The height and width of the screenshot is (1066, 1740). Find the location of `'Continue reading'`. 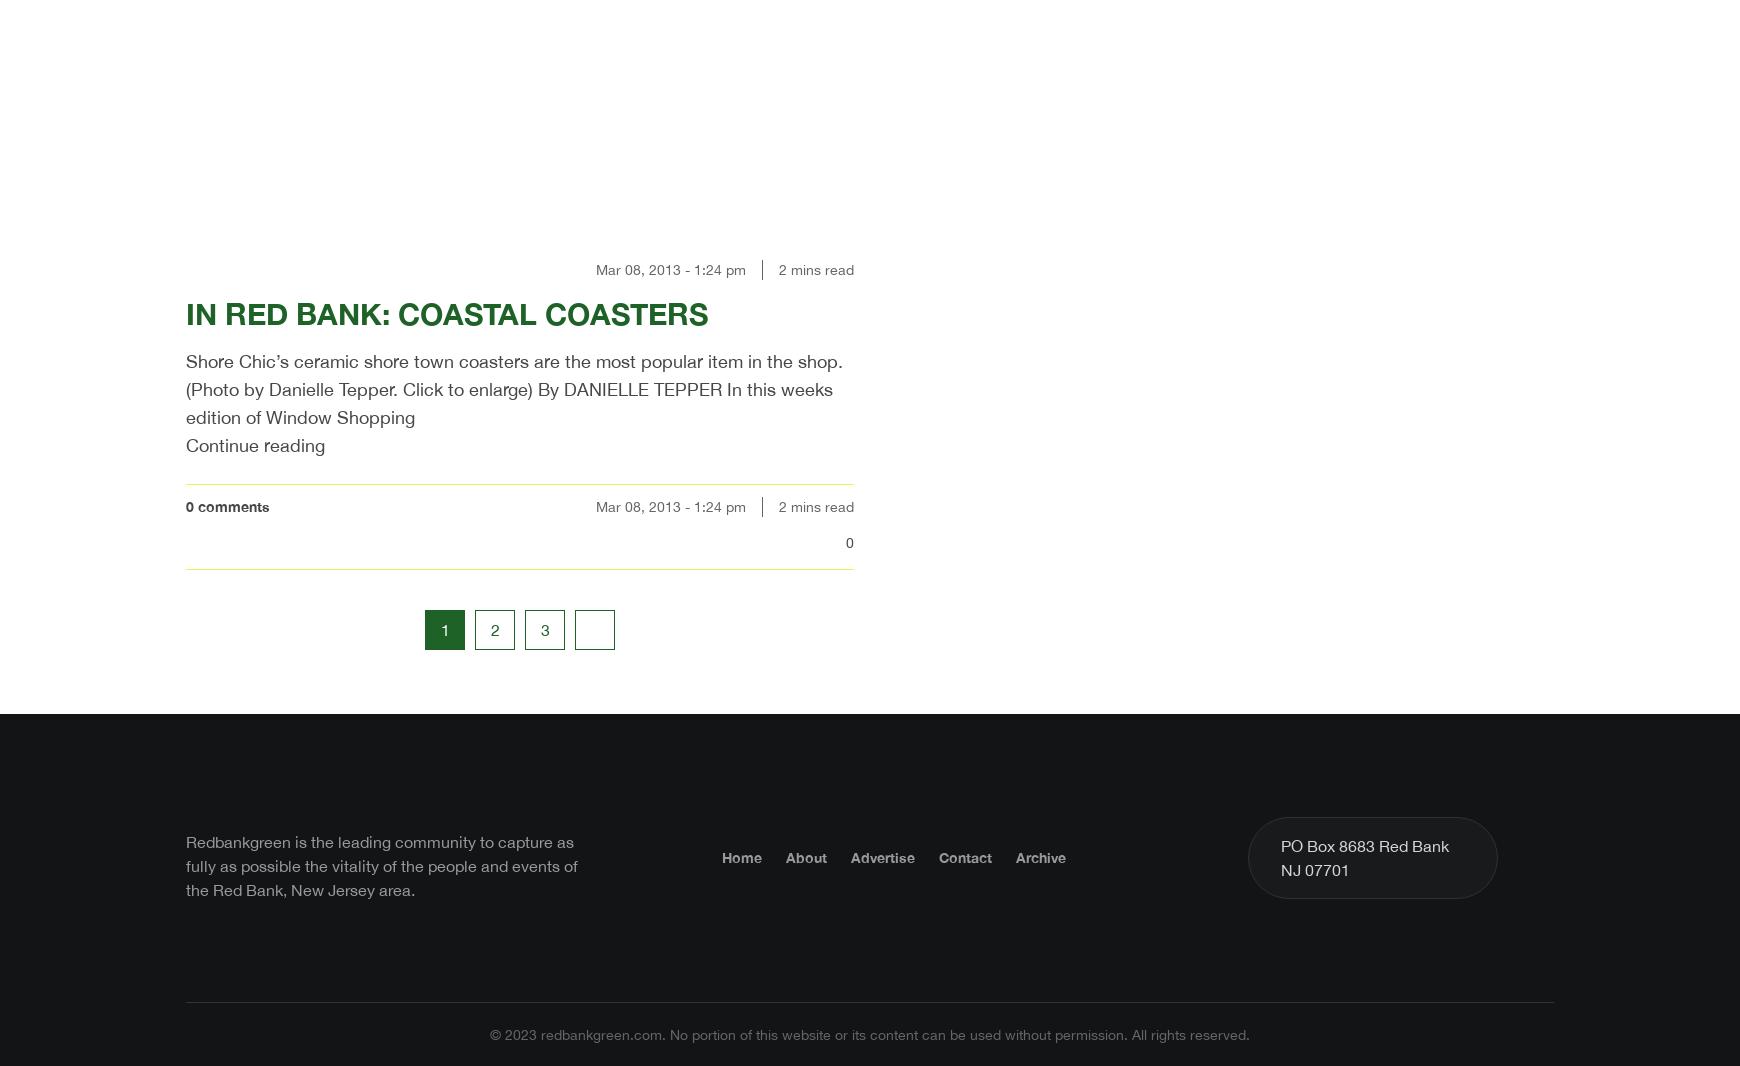

'Continue reading' is located at coordinates (255, 444).